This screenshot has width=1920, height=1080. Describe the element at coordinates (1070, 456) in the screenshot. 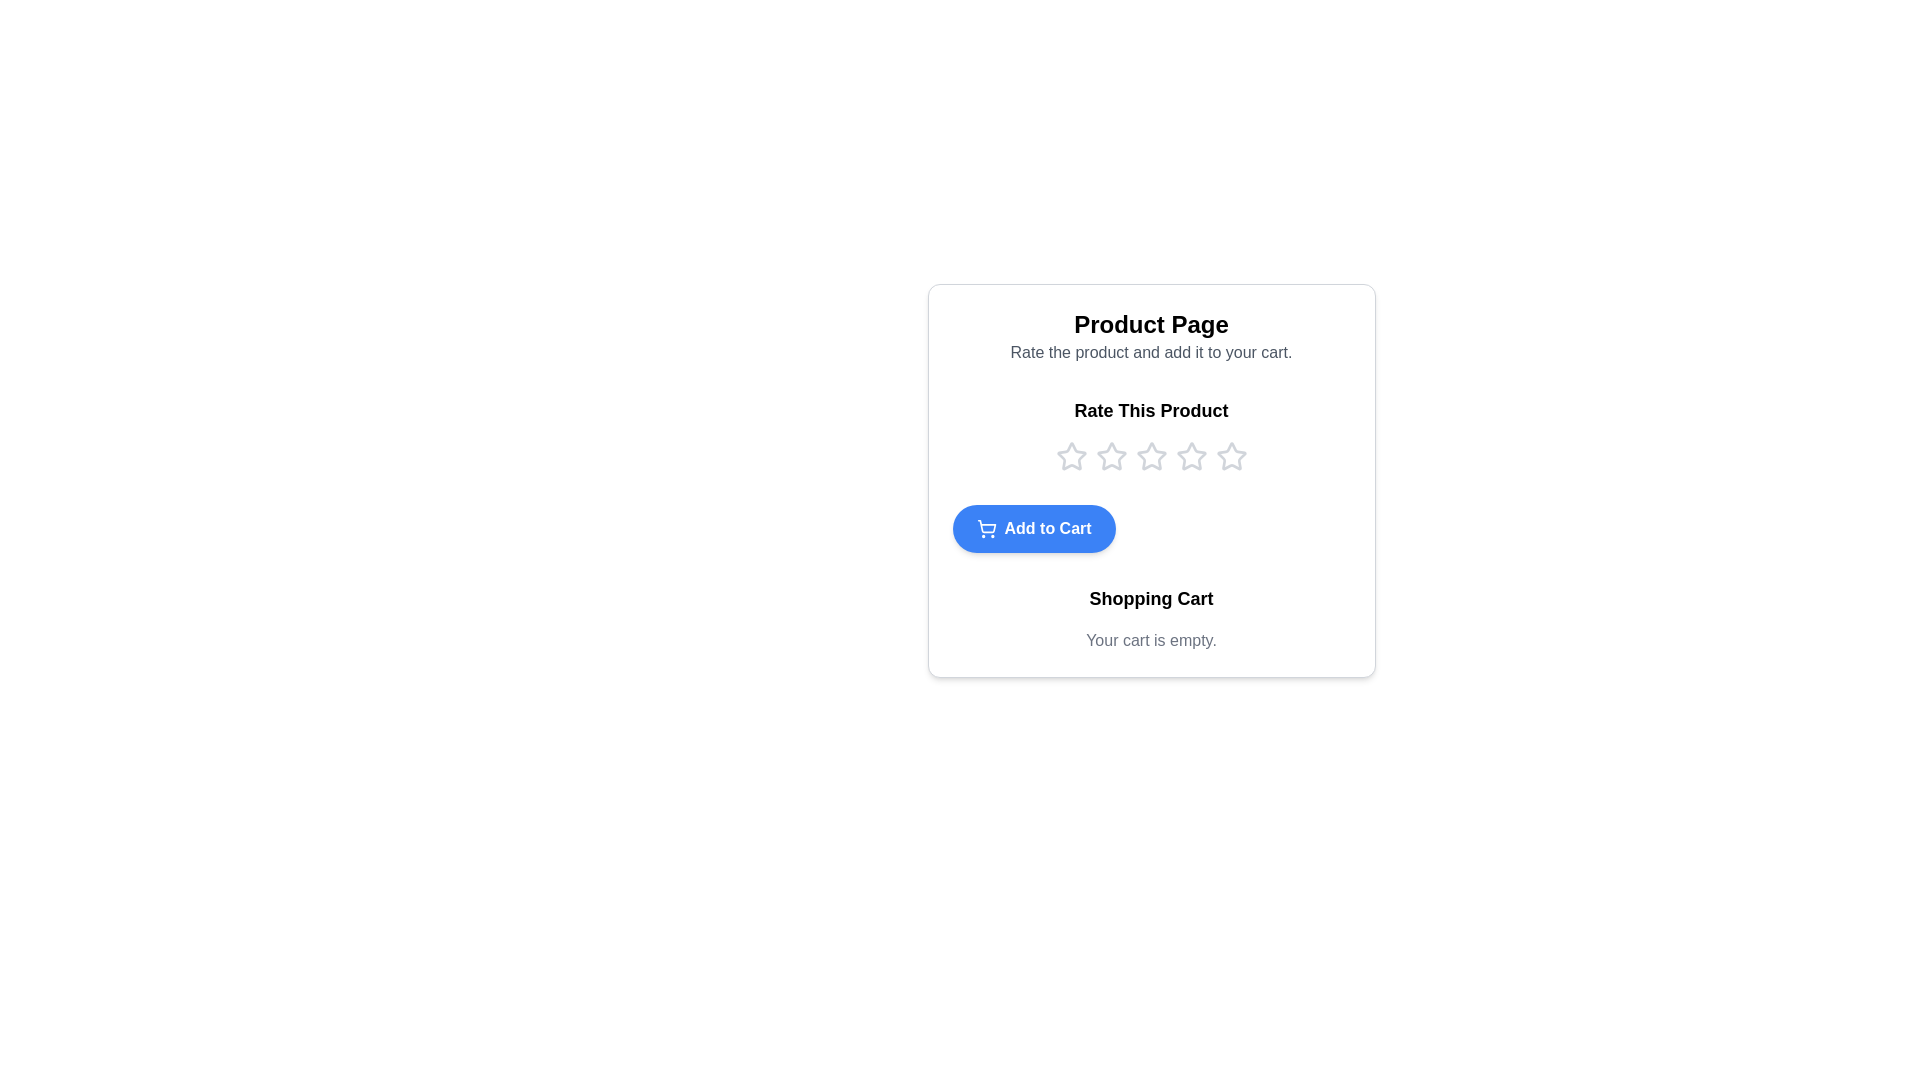

I see `the first interactive star rating icon, which is a hollow star with a thin outline, located beneath the 'Rate This Product' text` at that location.